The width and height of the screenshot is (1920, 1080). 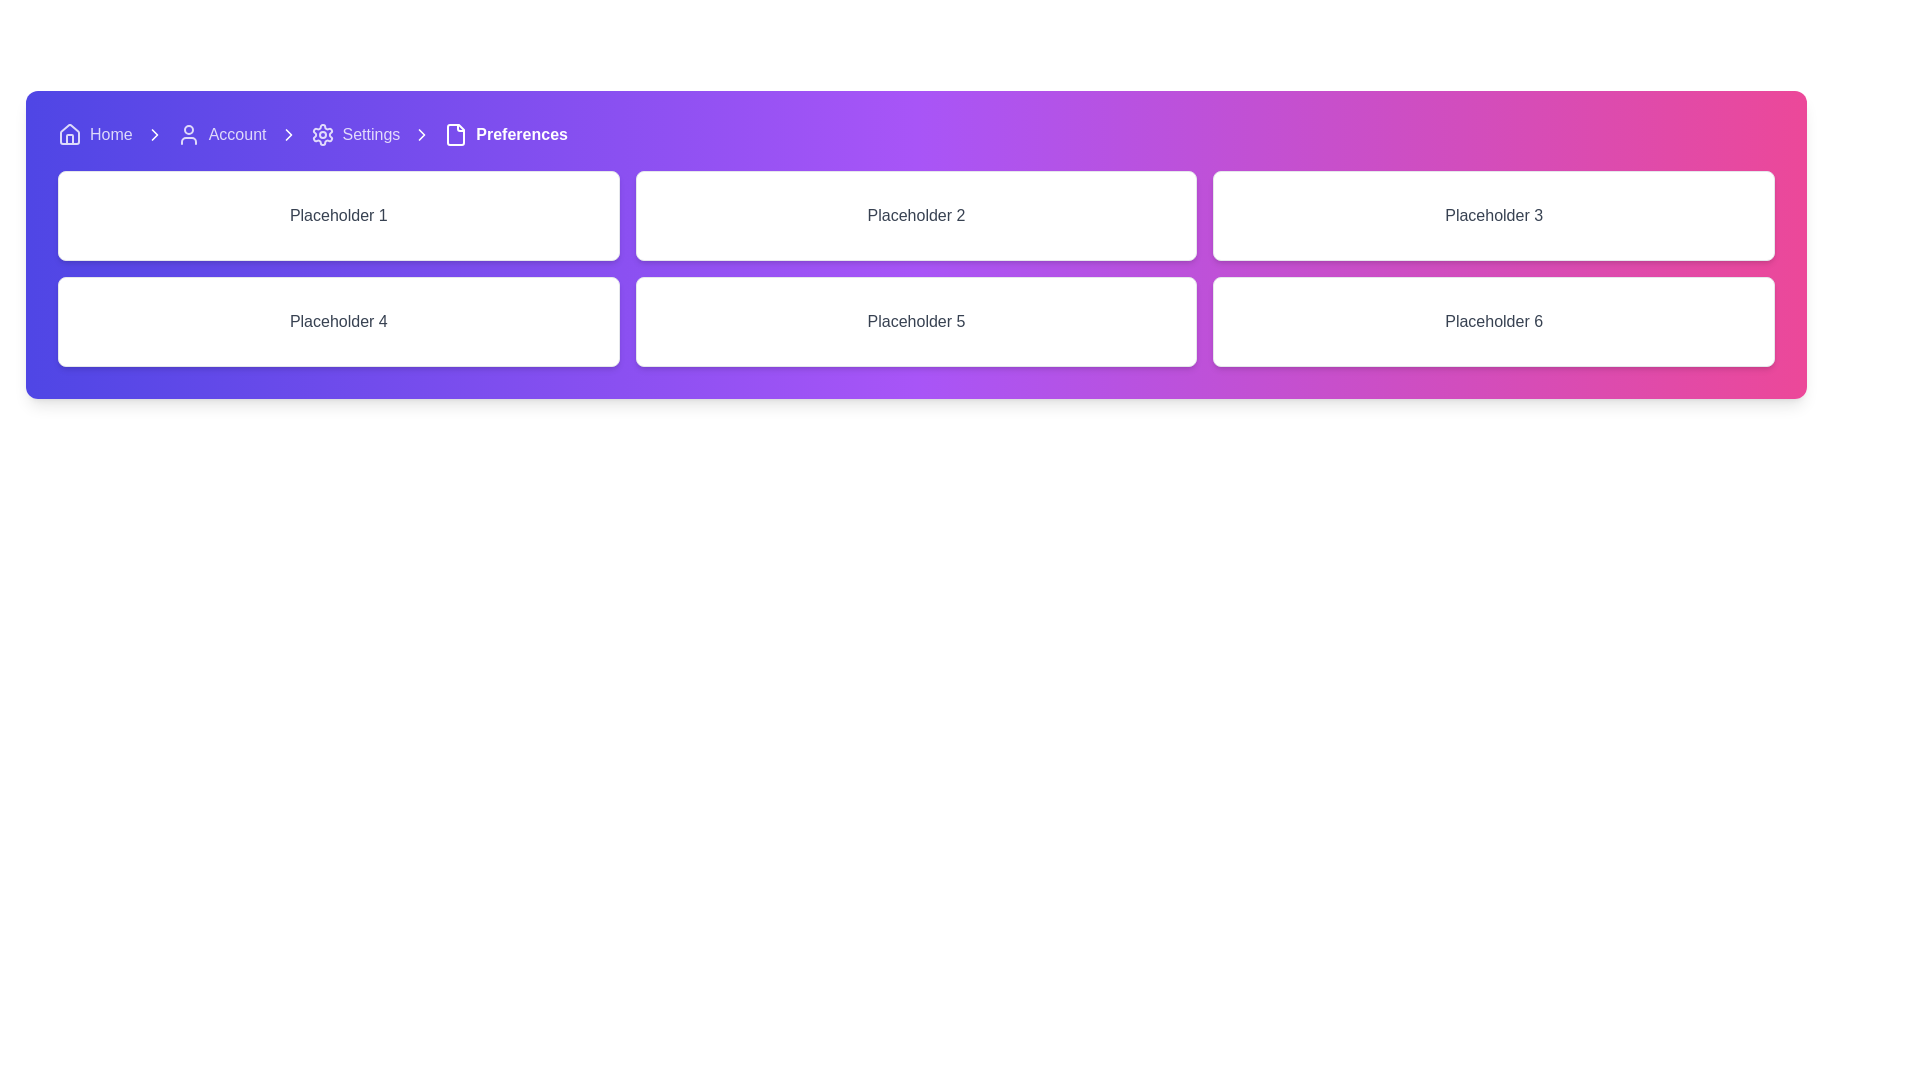 What do you see at coordinates (221, 135) in the screenshot?
I see `the 'Account' hyperlink with an icon in the breadcrumb navigation bar` at bounding box center [221, 135].